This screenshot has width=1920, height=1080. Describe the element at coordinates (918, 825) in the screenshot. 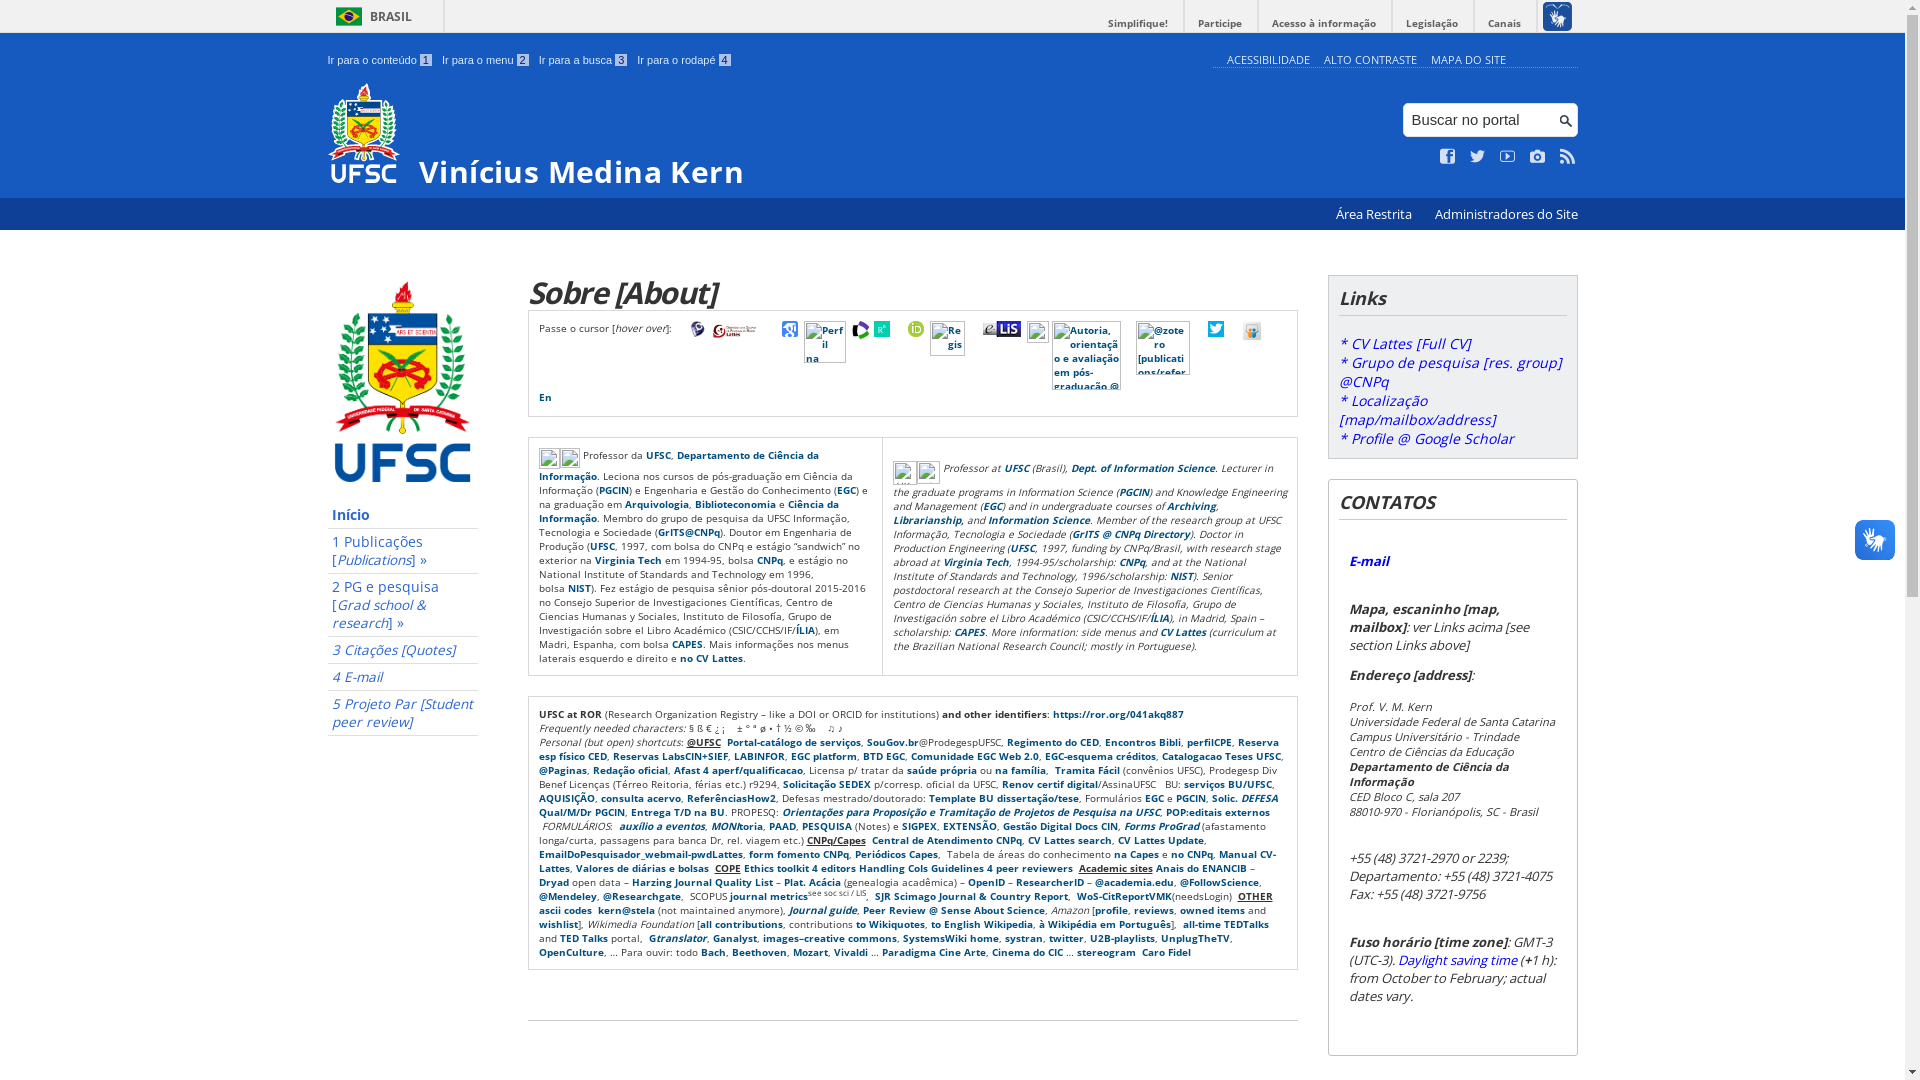

I see `'SIGPEX'` at that location.